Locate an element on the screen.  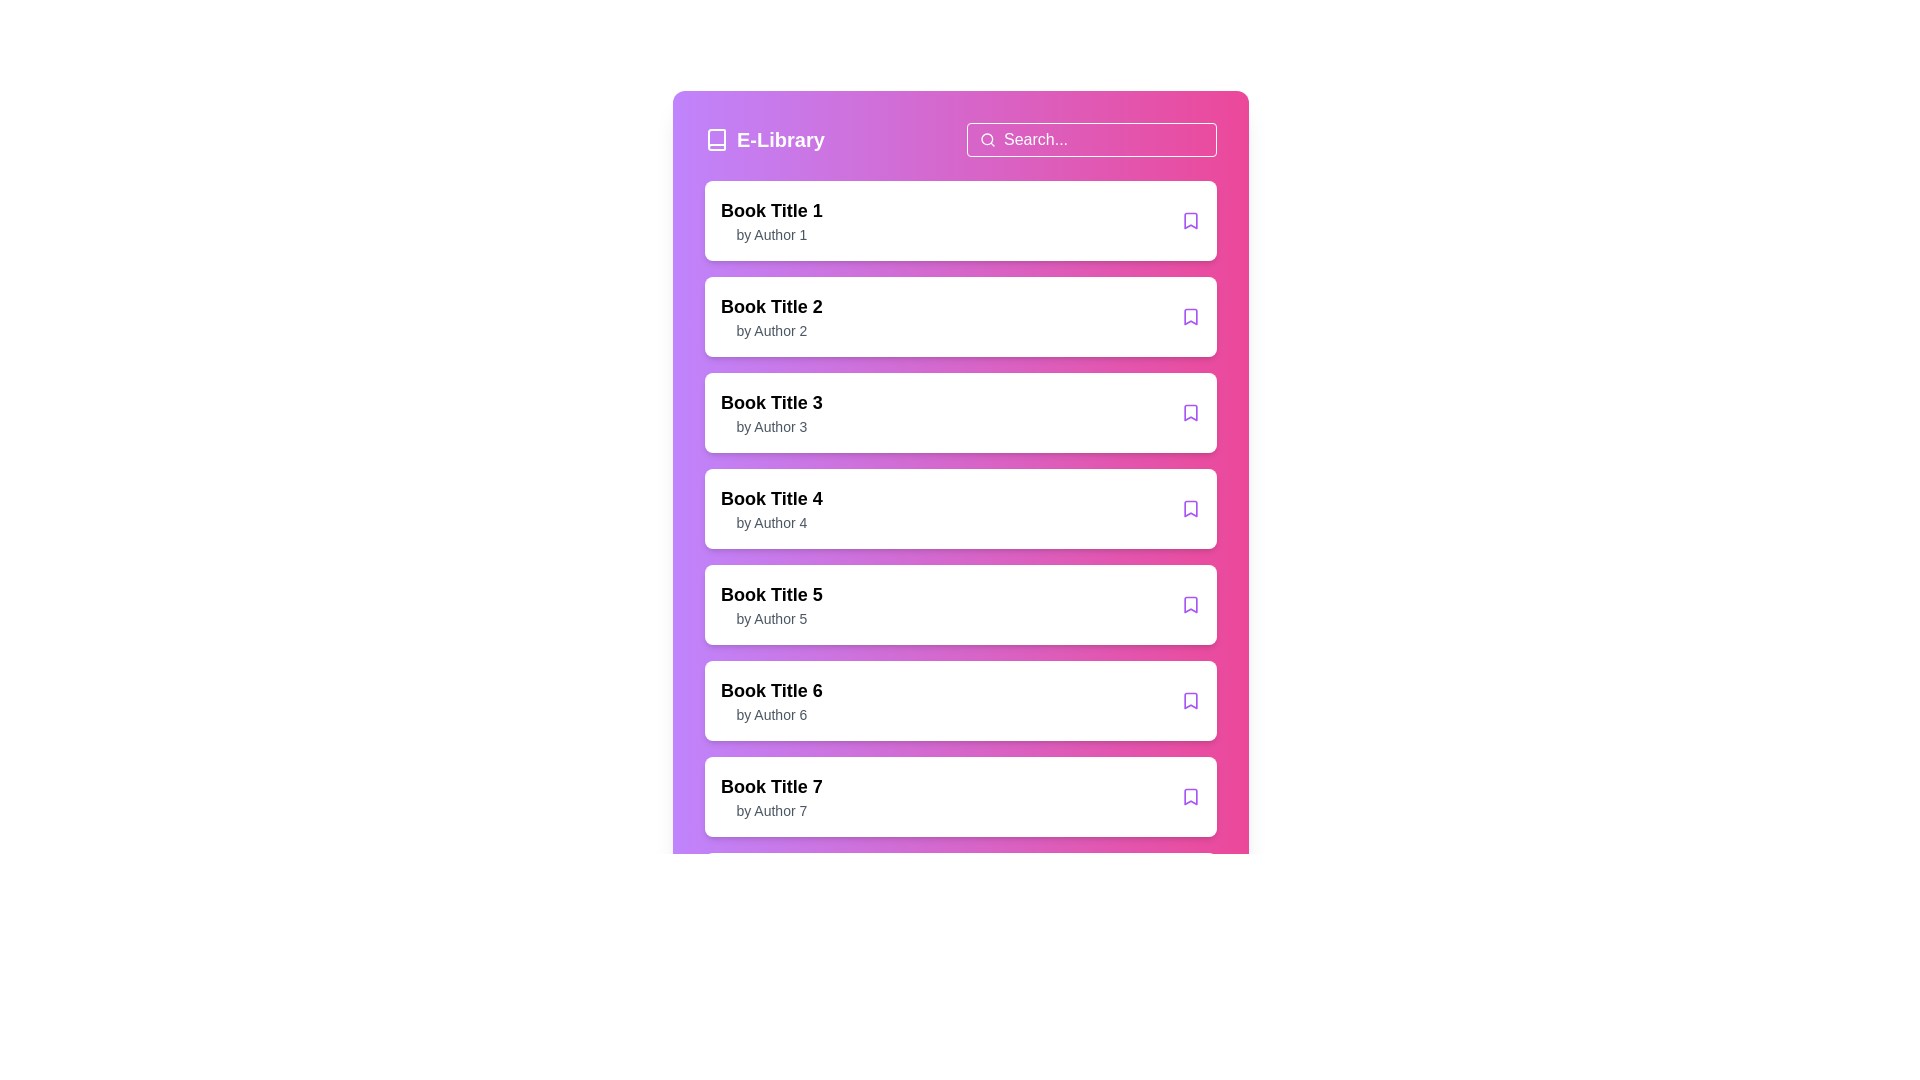
the 'E-Library' label located in the left section of the header bar, which serves as a title for the interface and is positioned to the left of the search box is located at coordinates (763, 138).